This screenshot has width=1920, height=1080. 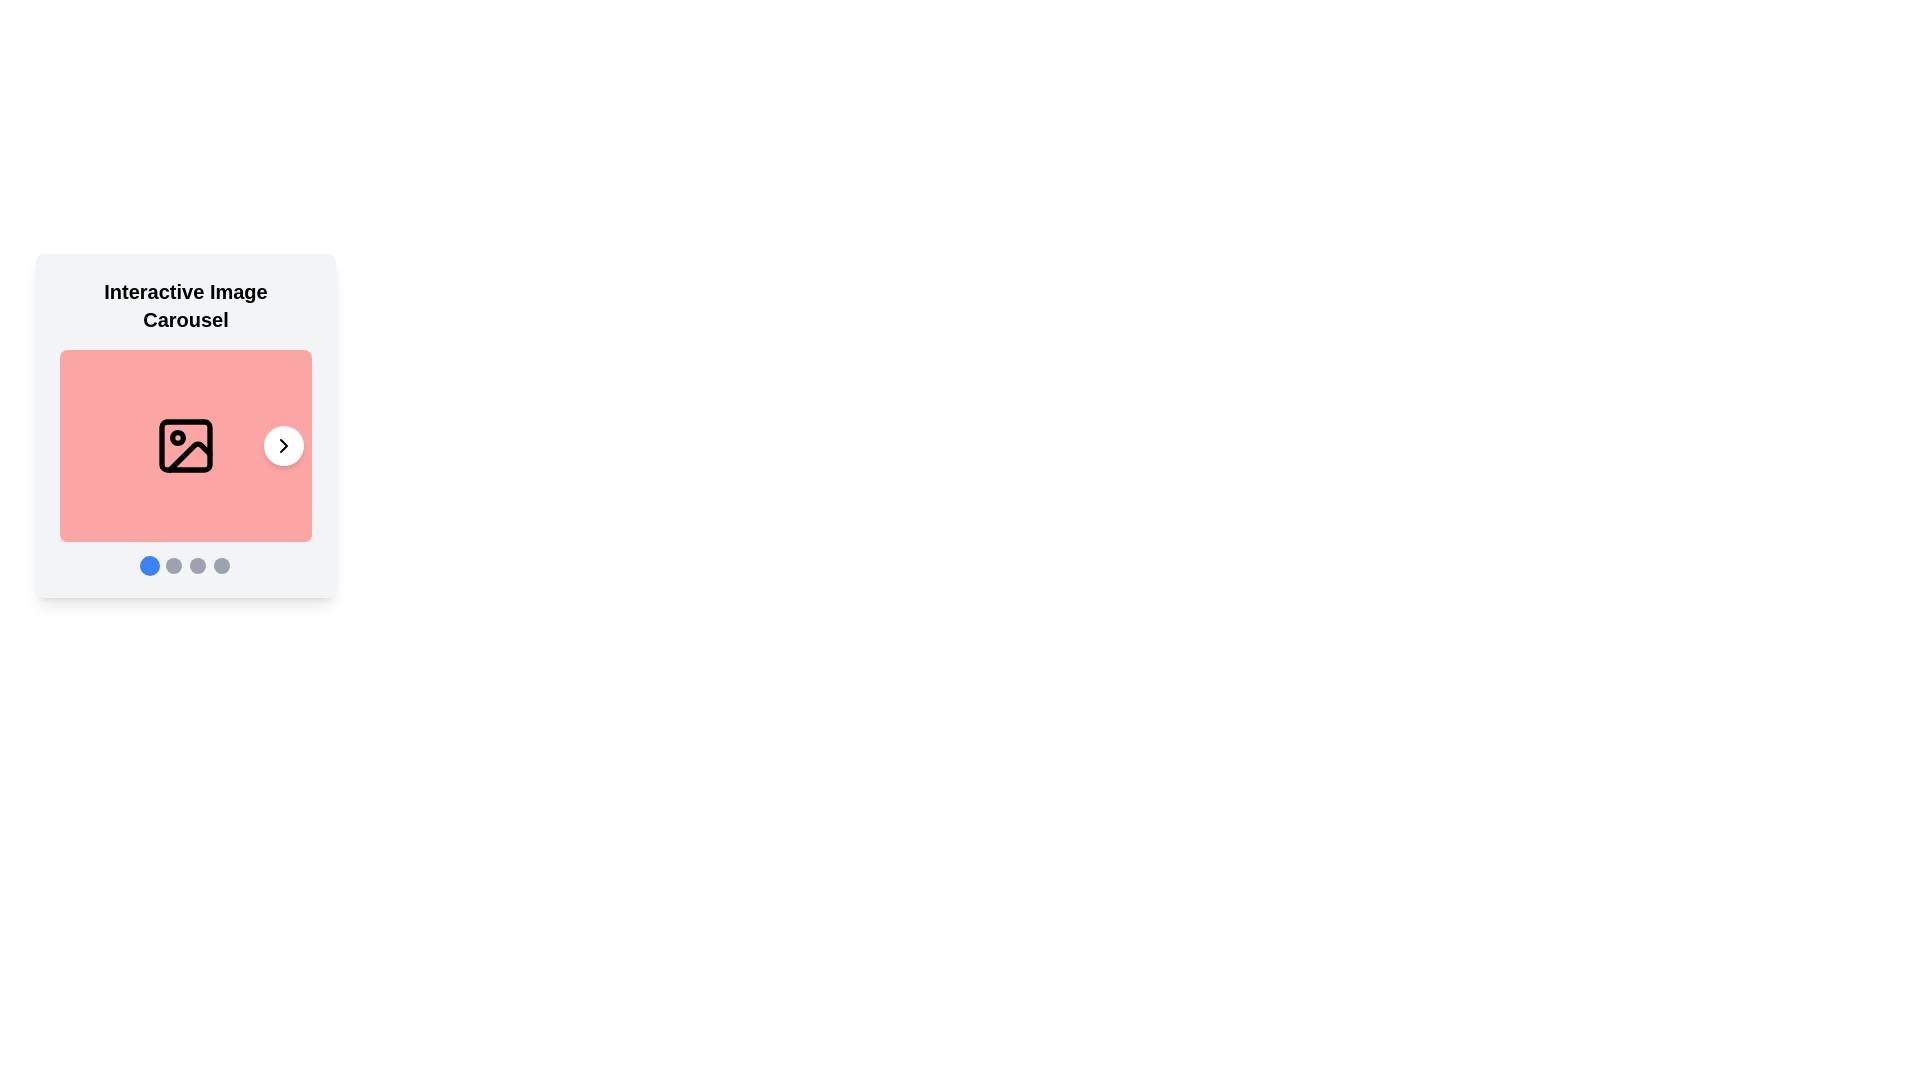 What do you see at coordinates (86, 445) in the screenshot?
I see `the backward navigation button for the image carousel` at bounding box center [86, 445].